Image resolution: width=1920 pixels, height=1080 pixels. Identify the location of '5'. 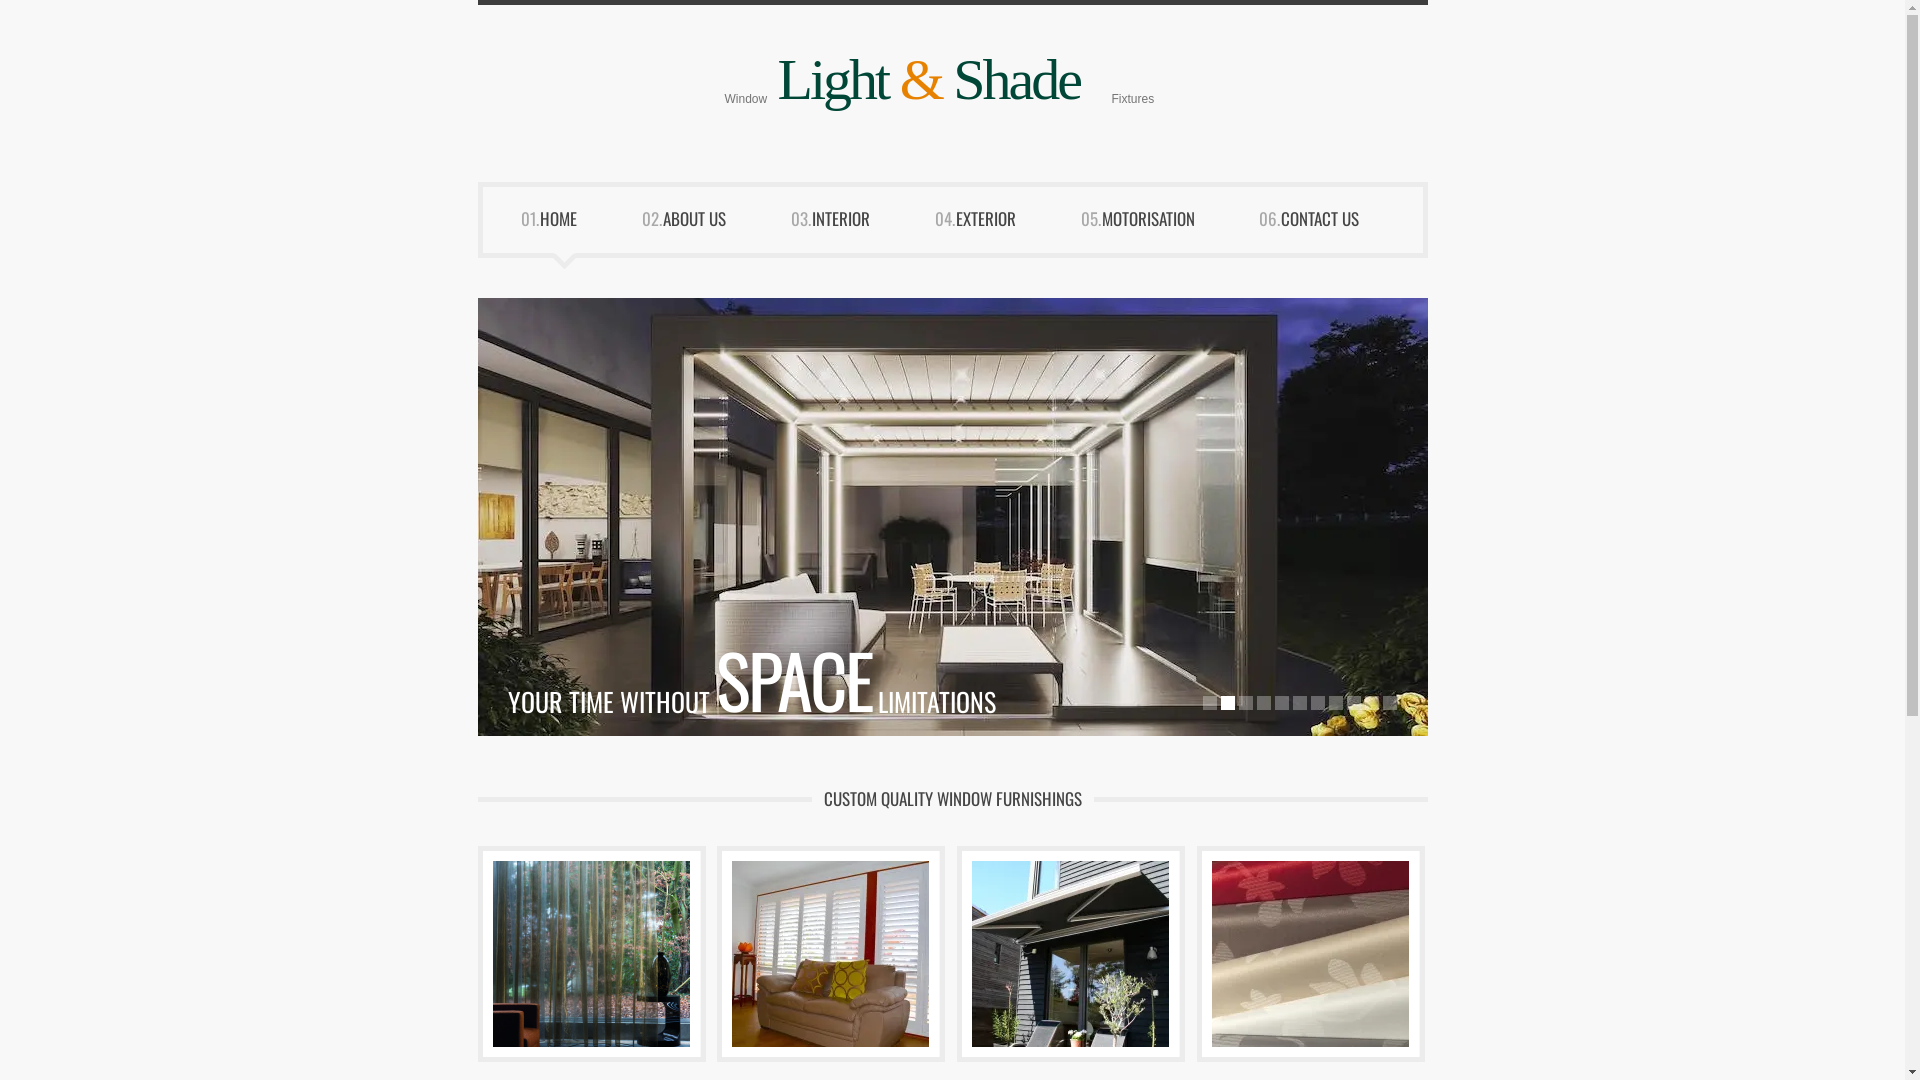
(1281, 701).